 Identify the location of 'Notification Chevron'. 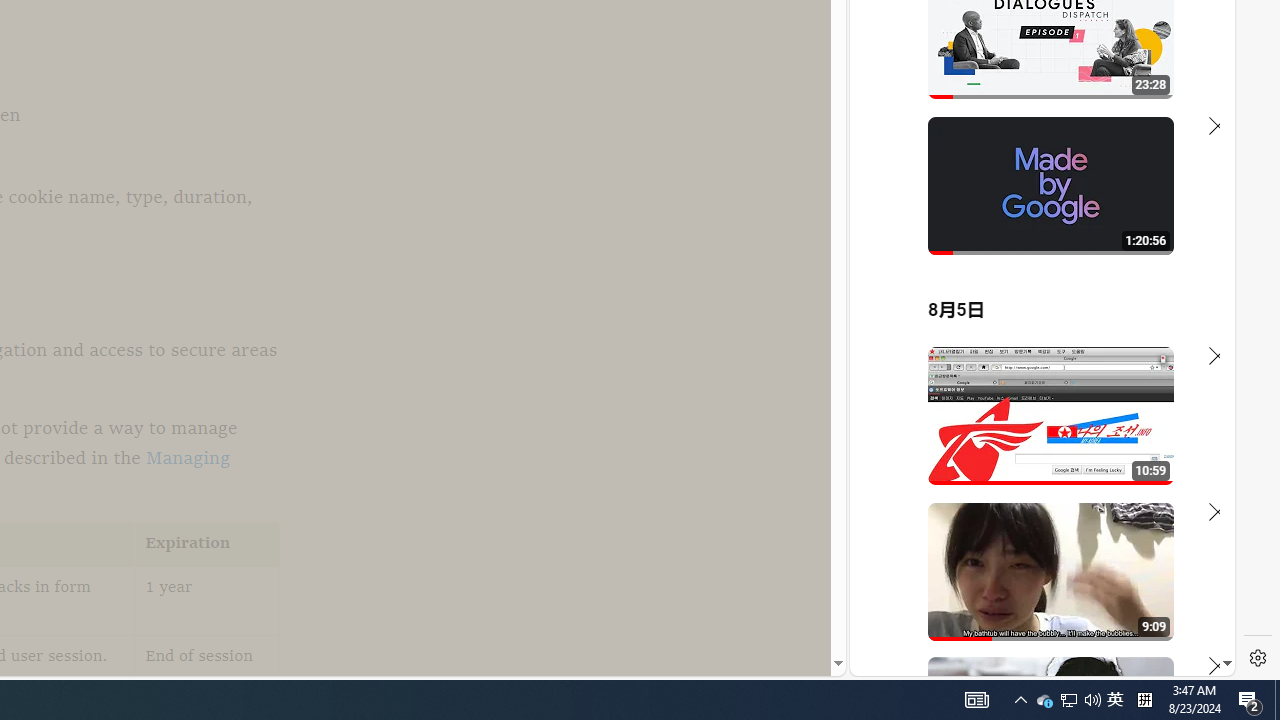
(1020, 698).